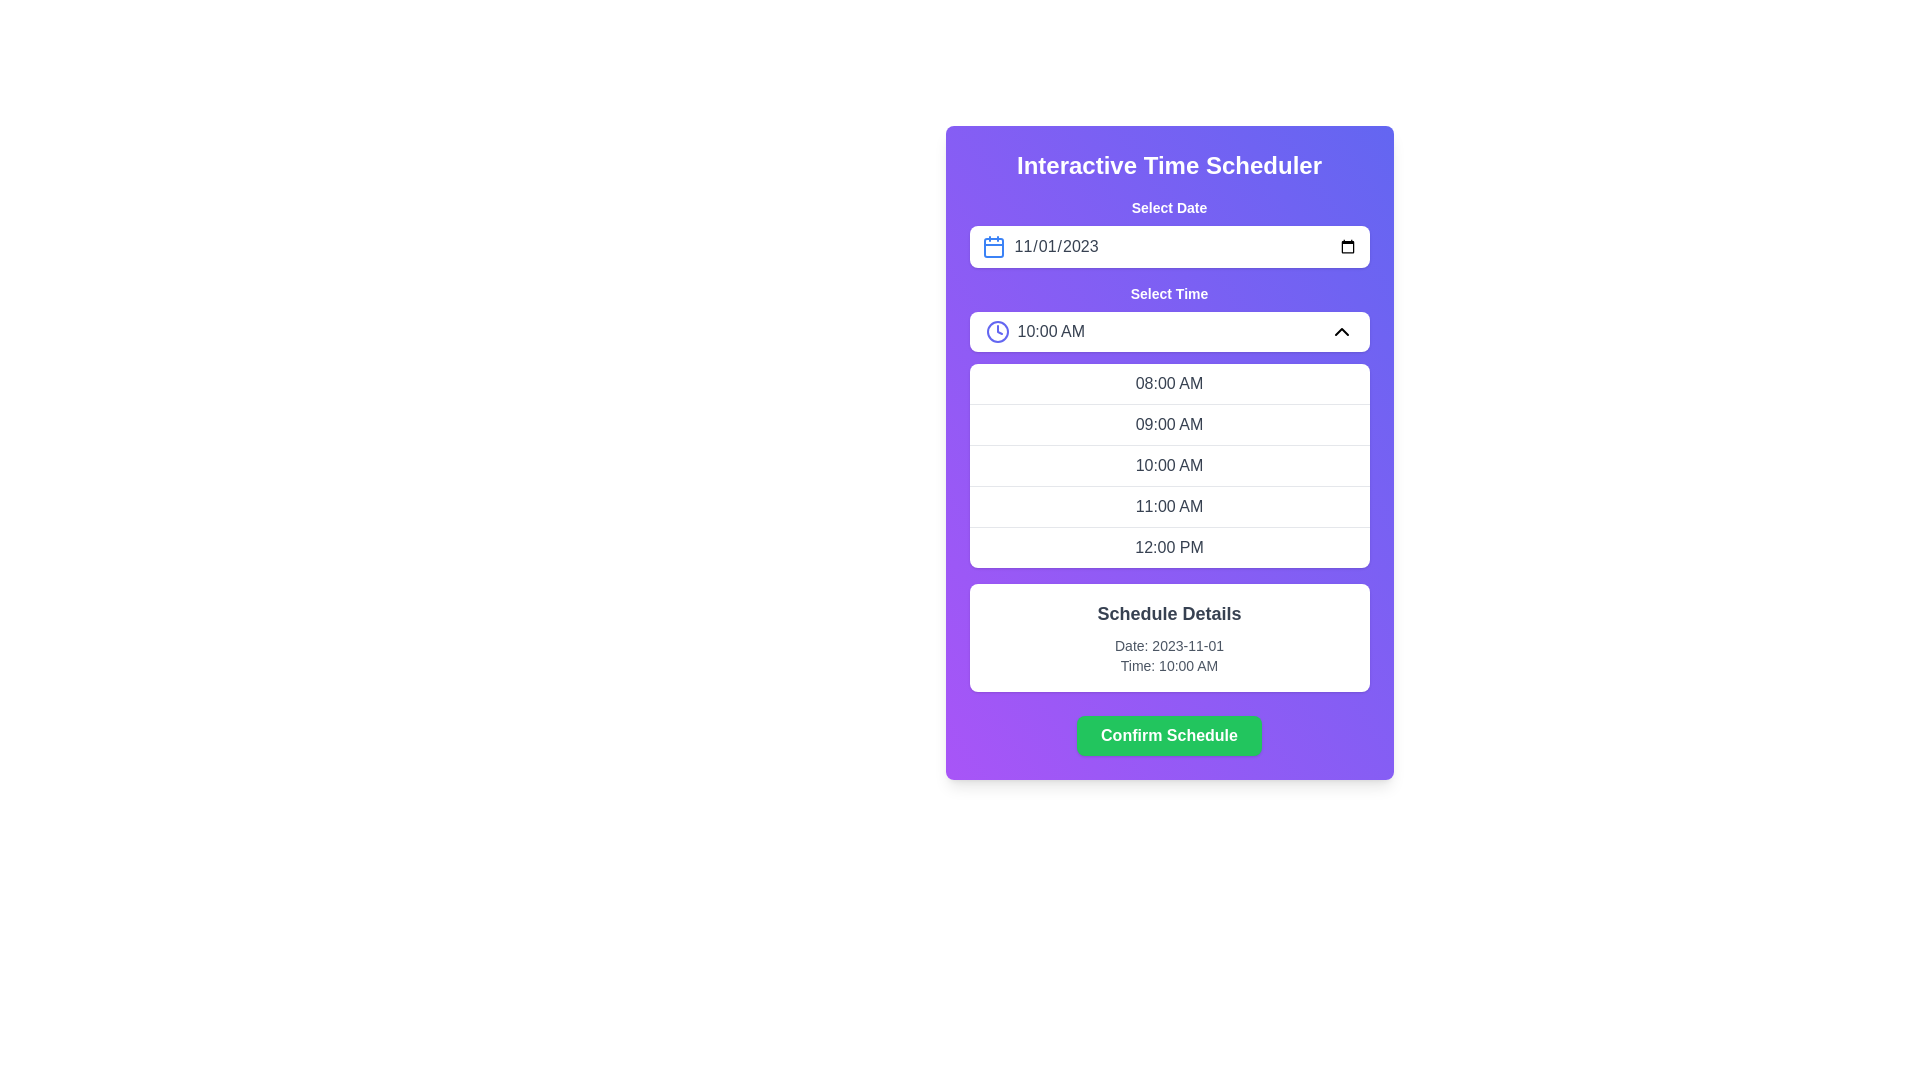 The width and height of the screenshot is (1920, 1080). Describe the element at coordinates (993, 246) in the screenshot. I see `the decorative rectangle inside the SVG calendar icon located at the top of the interface, to the left of the date input field showing '11/01/2023'` at that location.